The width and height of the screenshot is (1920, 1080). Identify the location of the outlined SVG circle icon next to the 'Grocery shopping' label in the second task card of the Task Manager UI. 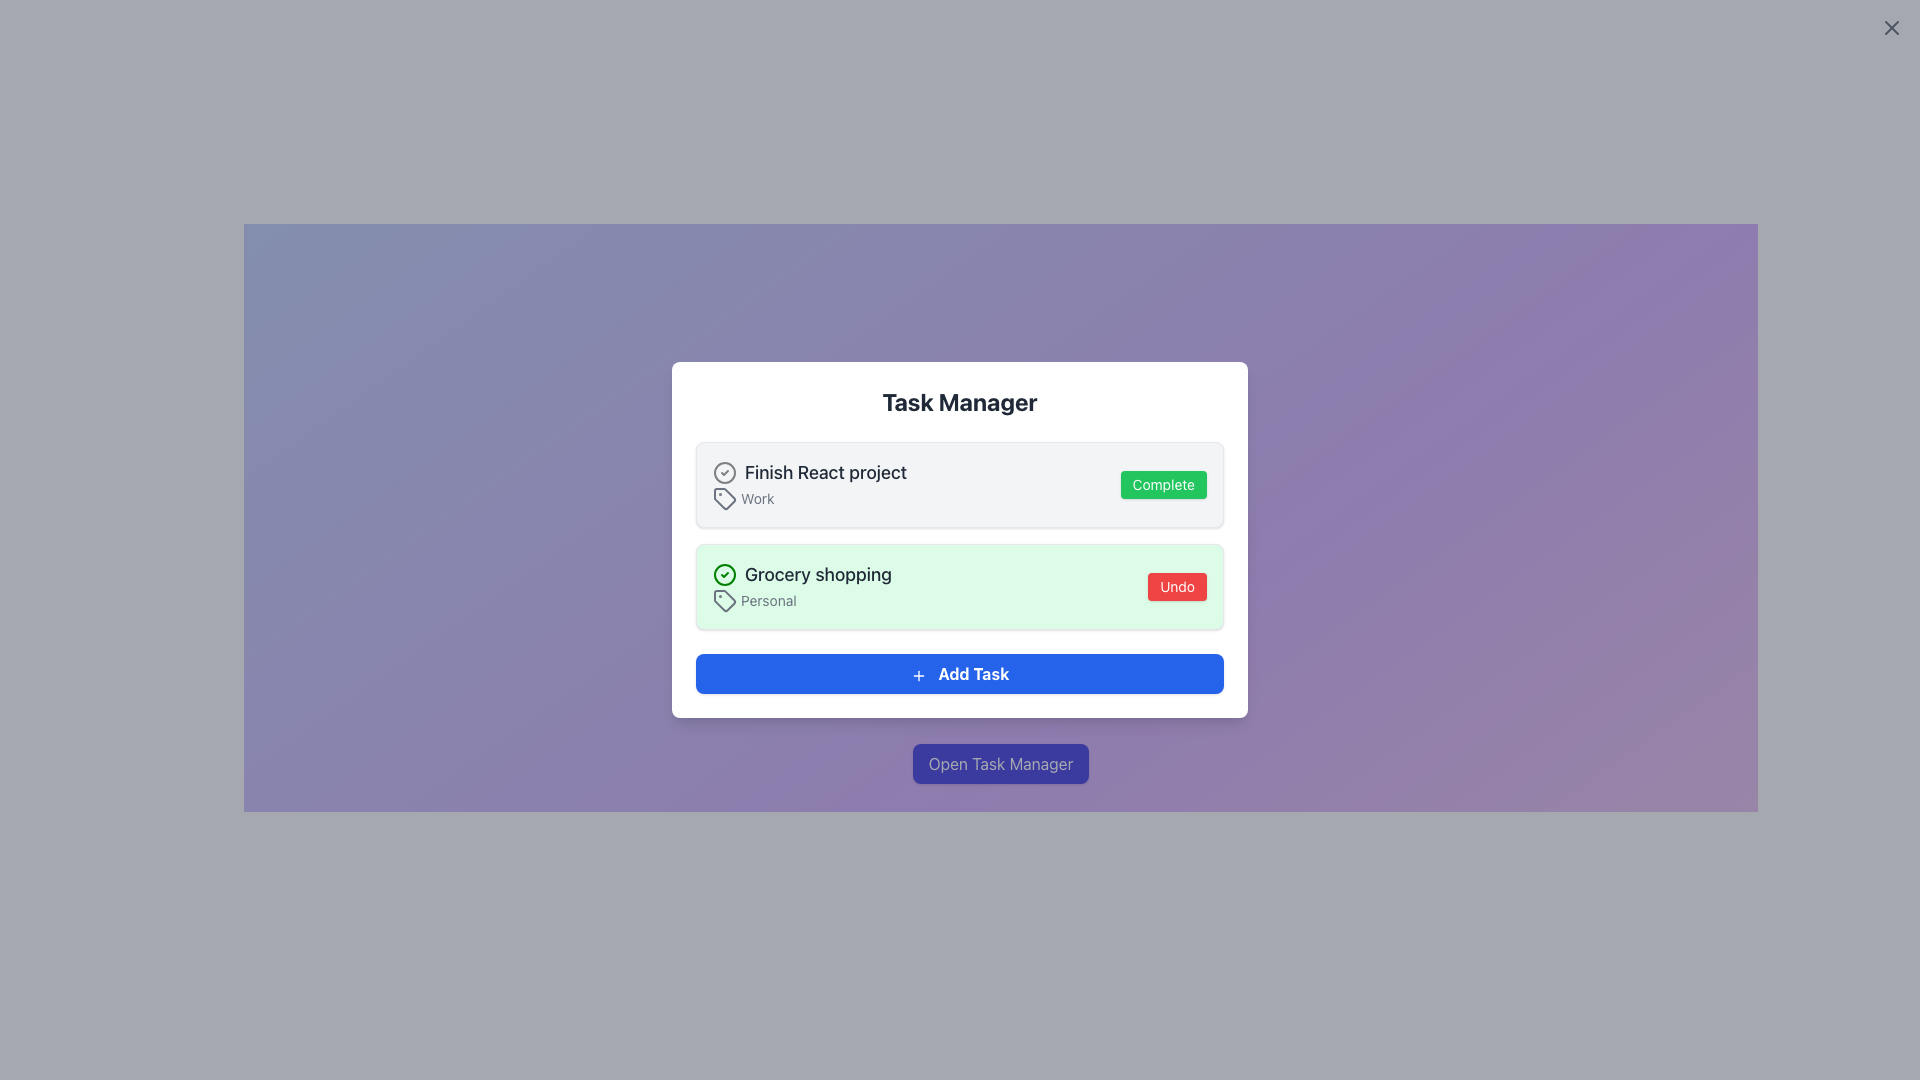
(723, 473).